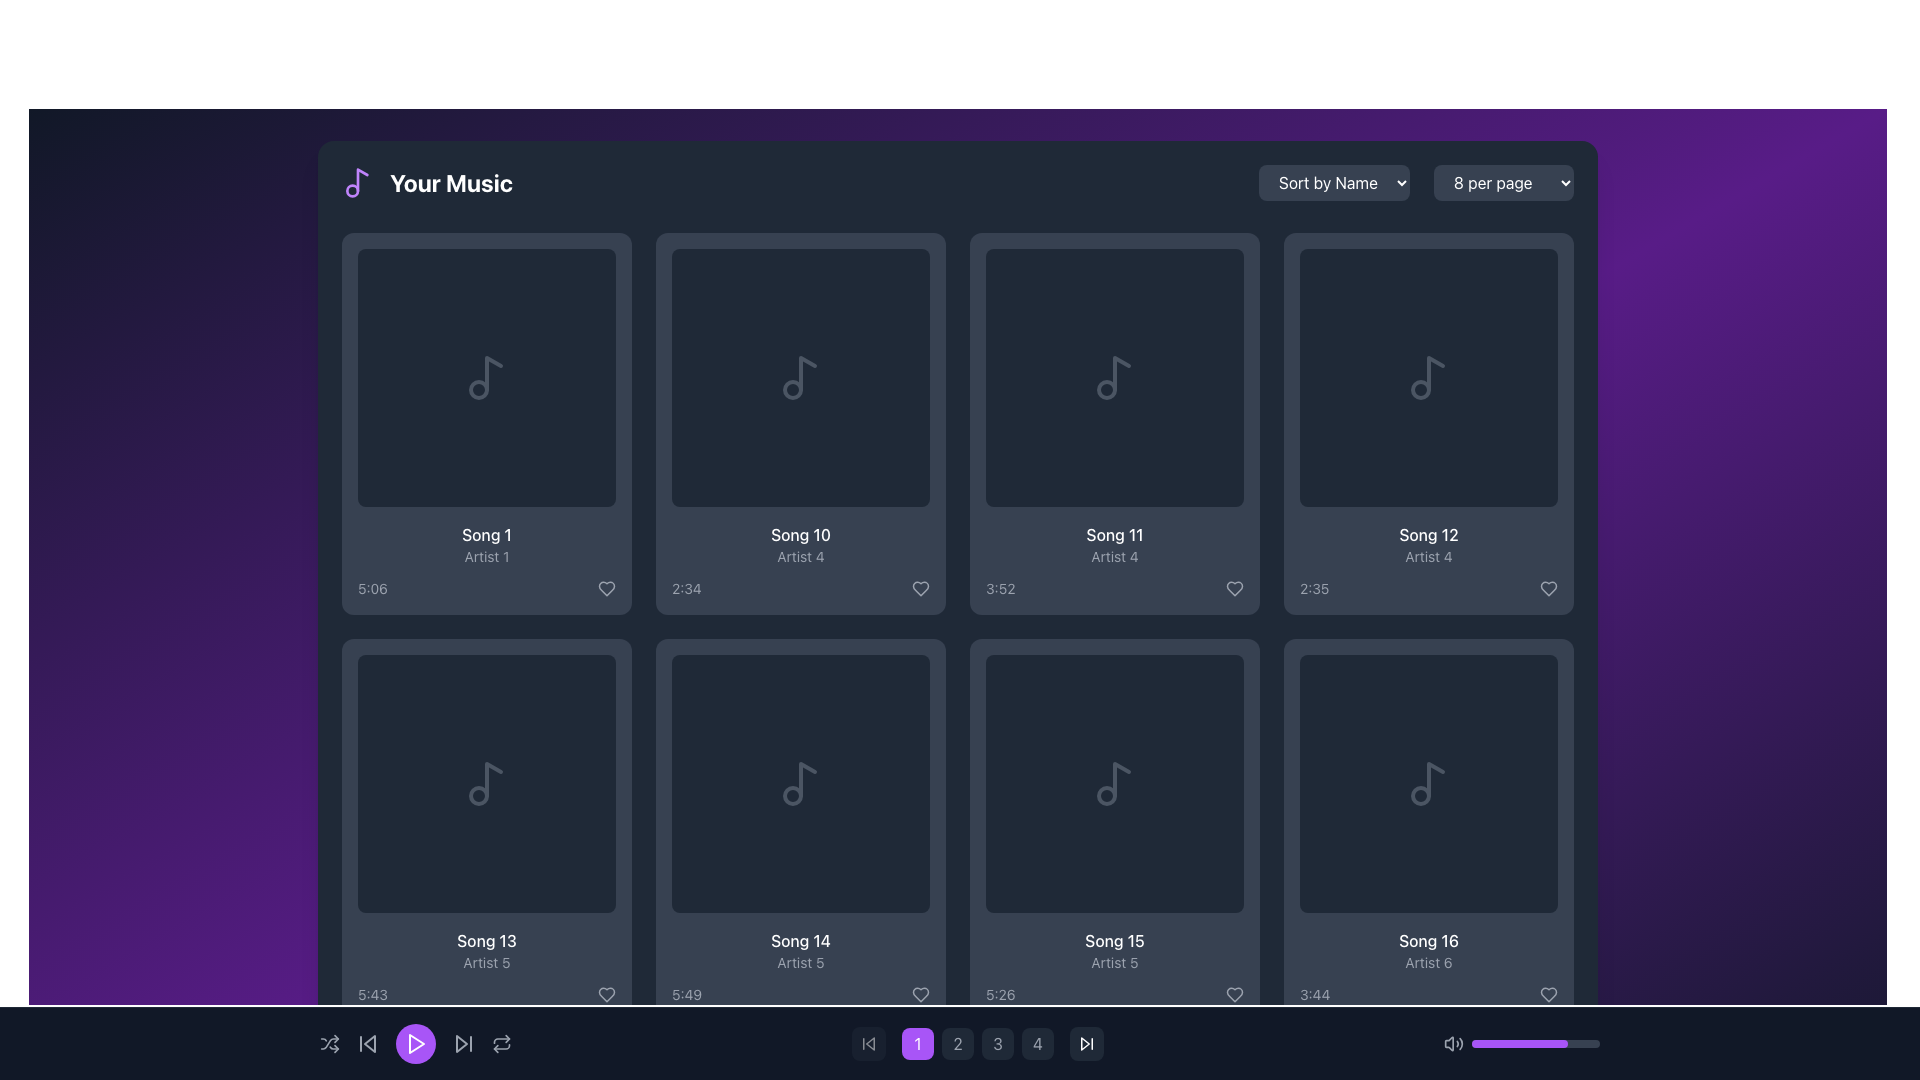  Describe the element at coordinates (801, 962) in the screenshot. I see `the text label displaying 'Artist 5', which is located below the song title 'Song 14' and above the duration '5:49'` at that location.